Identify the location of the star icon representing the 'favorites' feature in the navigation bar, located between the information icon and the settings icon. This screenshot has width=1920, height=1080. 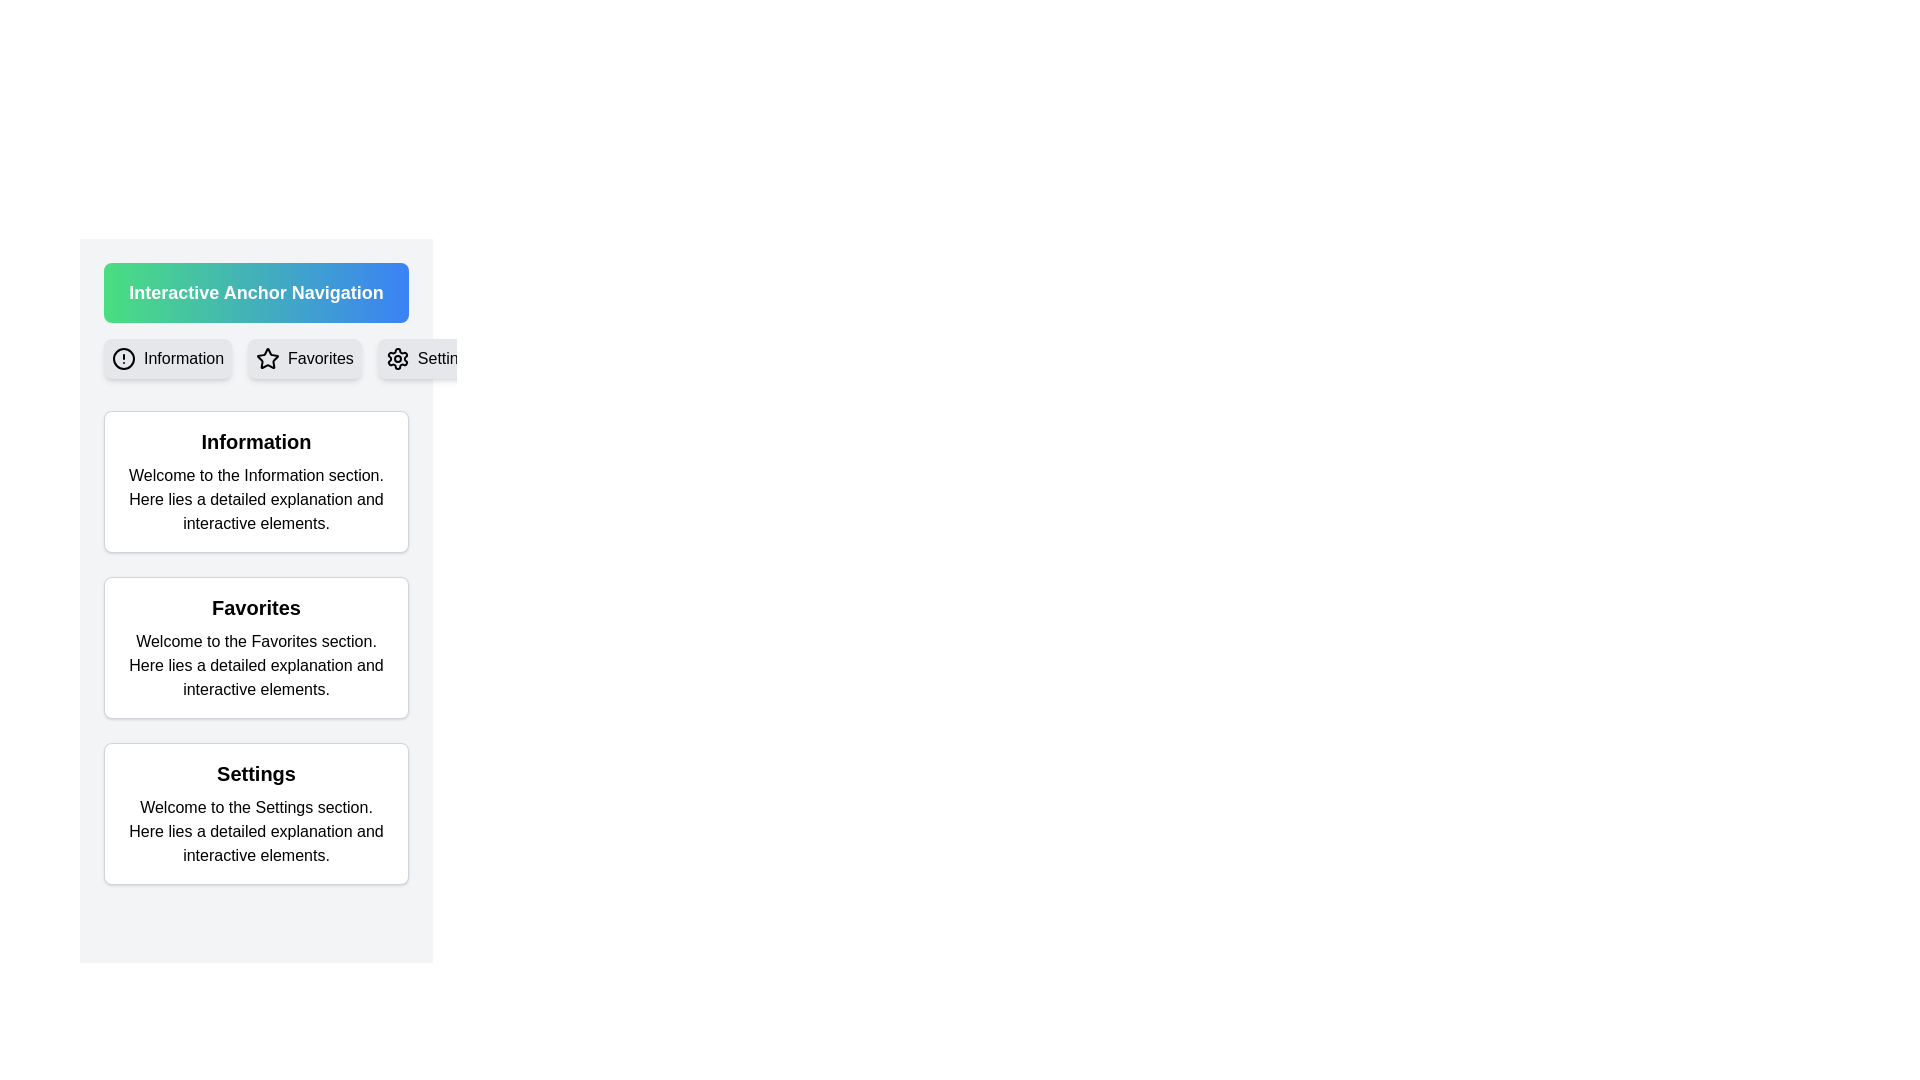
(267, 357).